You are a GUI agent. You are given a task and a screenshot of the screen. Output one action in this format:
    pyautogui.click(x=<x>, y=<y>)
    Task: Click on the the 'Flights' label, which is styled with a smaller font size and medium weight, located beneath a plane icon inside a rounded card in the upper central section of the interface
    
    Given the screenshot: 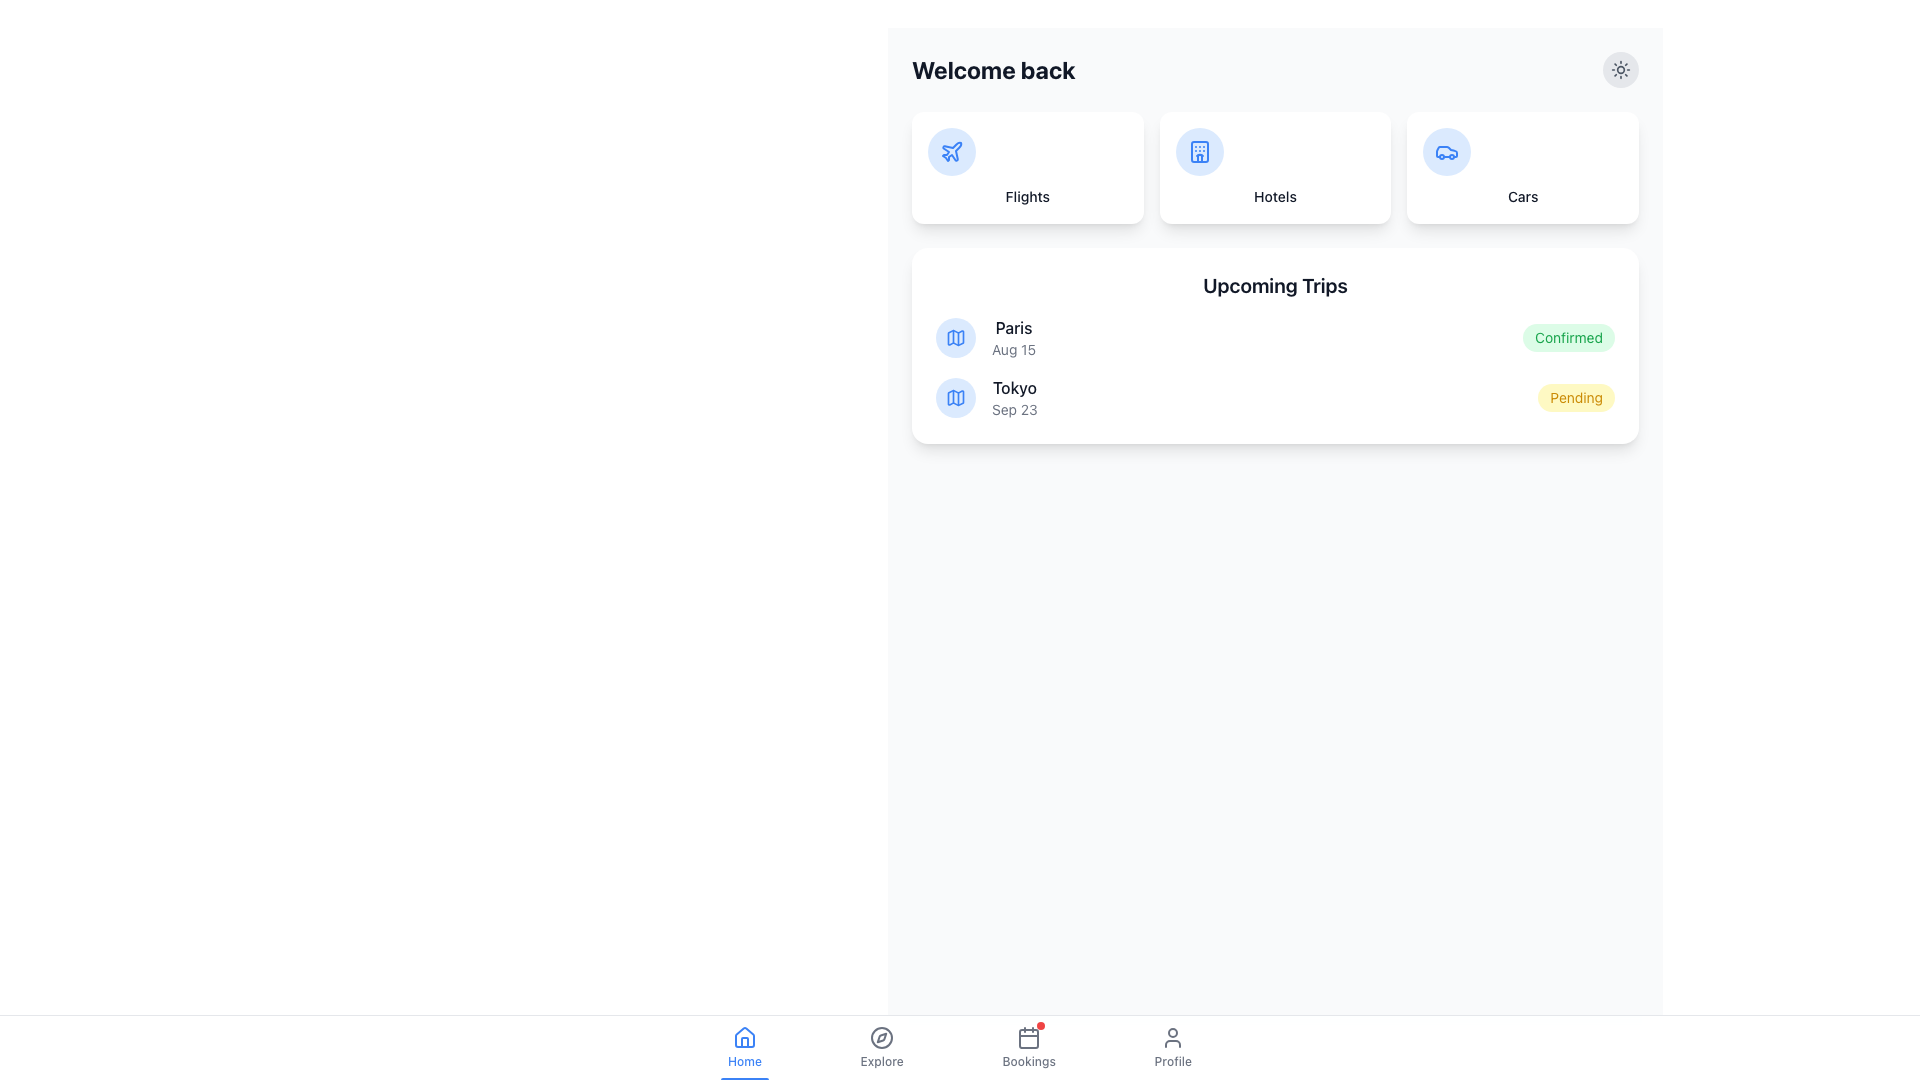 What is the action you would take?
    pyautogui.click(x=1027, y=196)
    